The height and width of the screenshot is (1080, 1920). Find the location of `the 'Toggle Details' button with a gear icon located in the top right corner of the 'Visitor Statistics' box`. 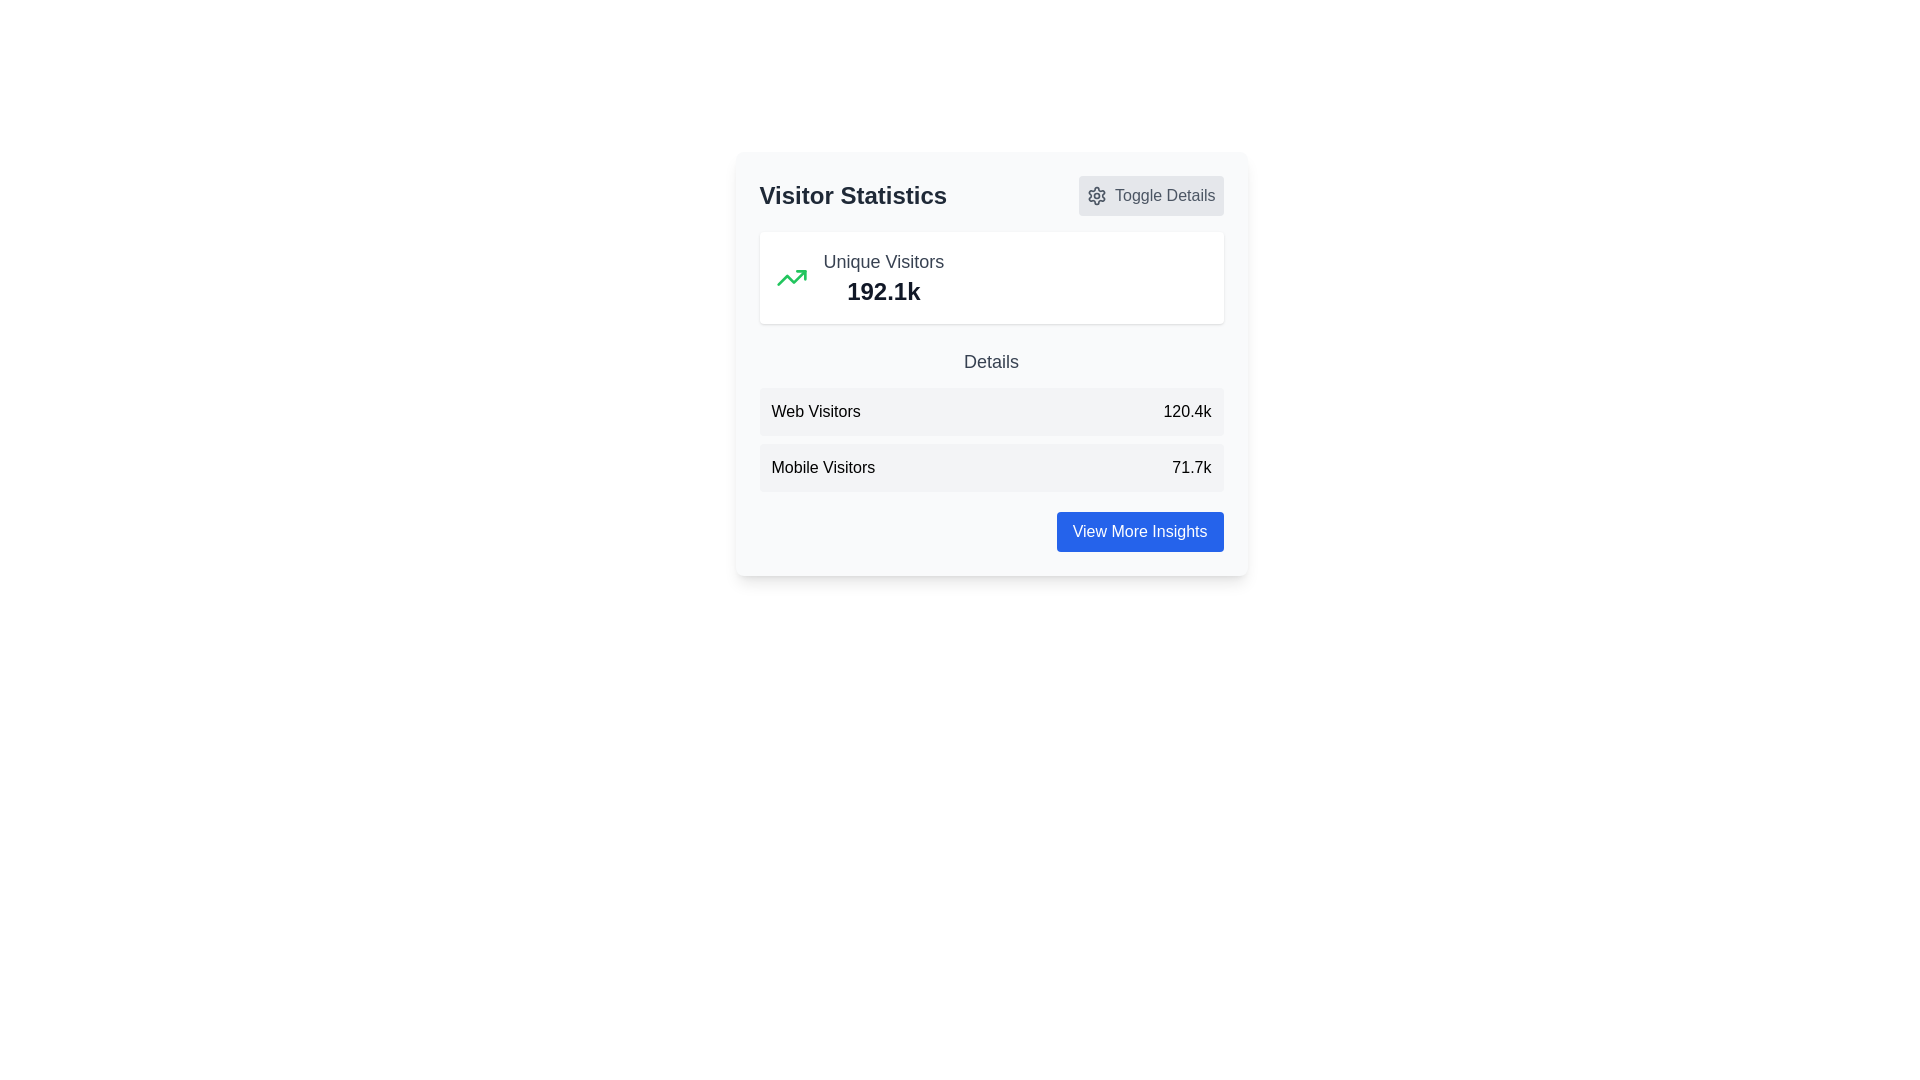

the 'Toggle Details' button with a gear icon located in the top right corner of the 'Visitor Statistics' box is located at coordinates (1151, 196).